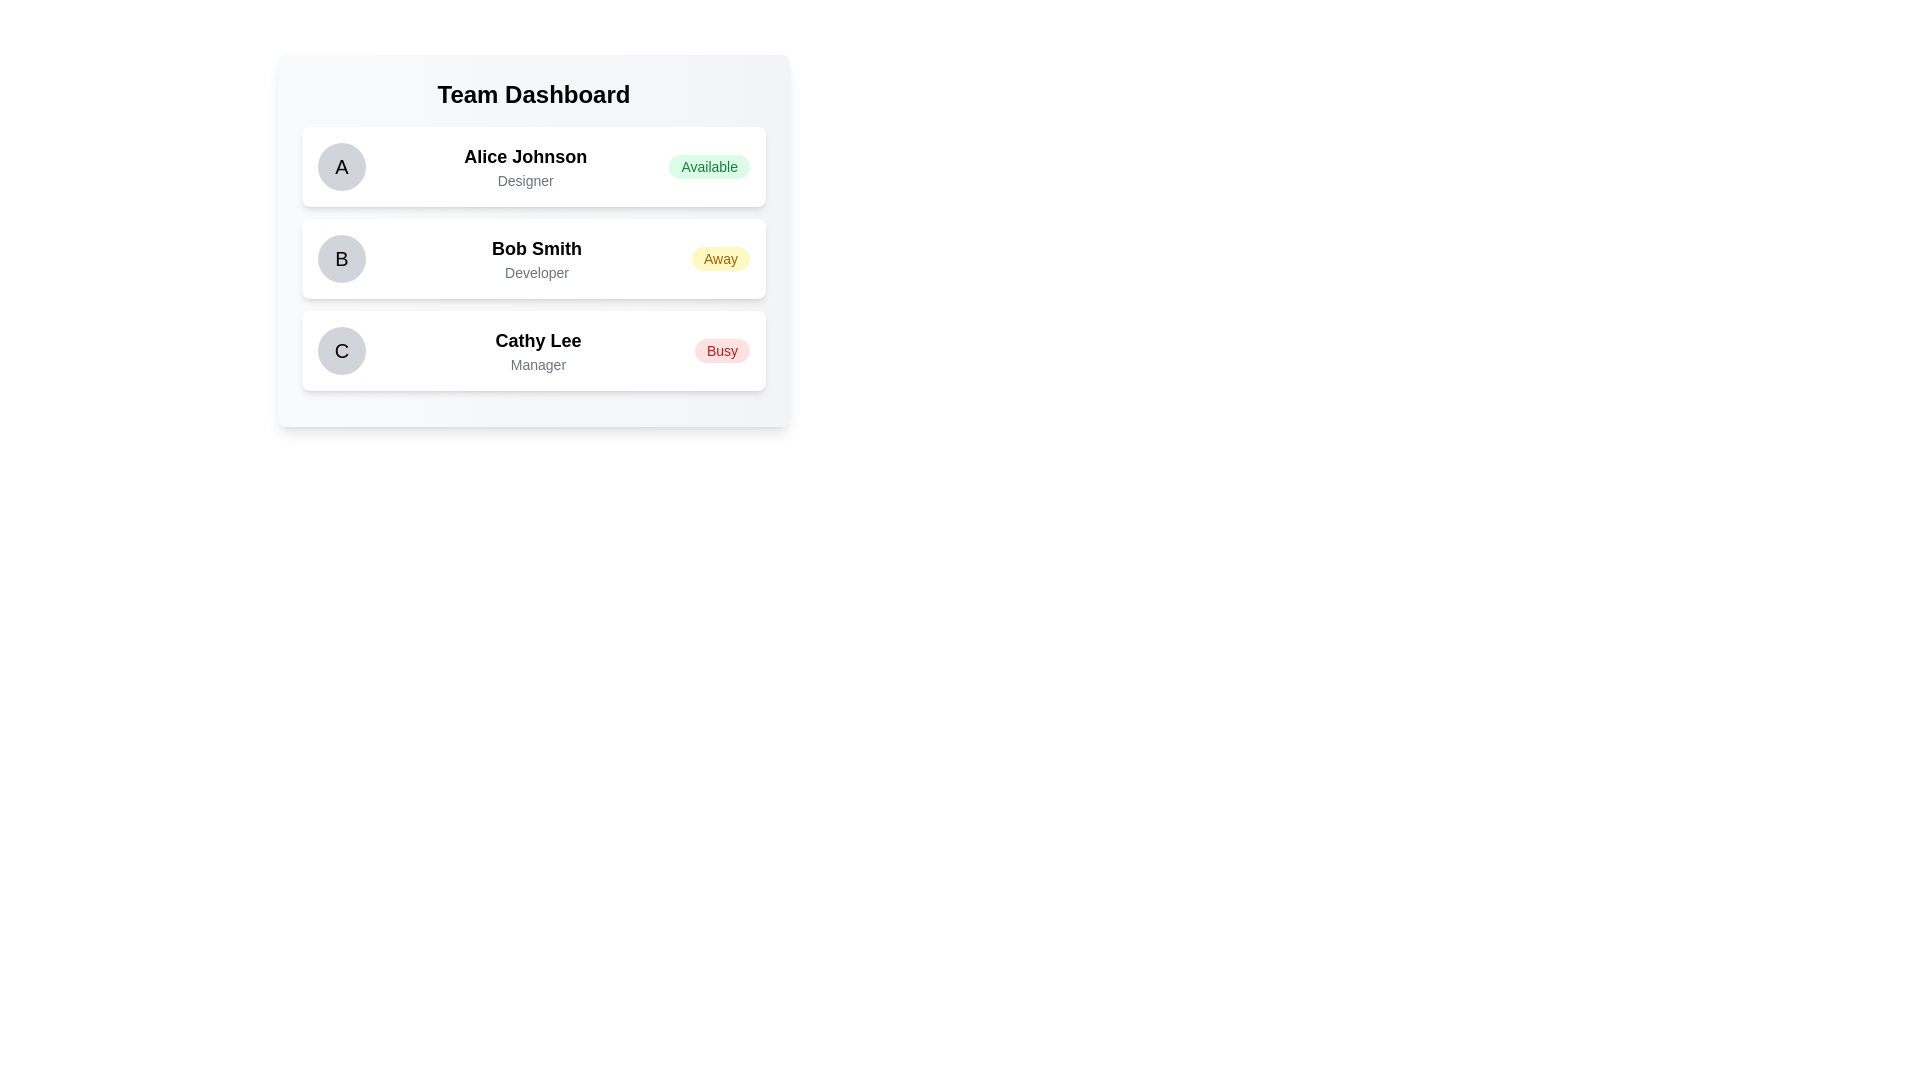  I want to click on the text label that displays 'Cathy Lee' and 'Manager', which is the central content of the third card in a vertical list, positioned between the card with 'Bob Smith' and the footer, so click(538, 350).